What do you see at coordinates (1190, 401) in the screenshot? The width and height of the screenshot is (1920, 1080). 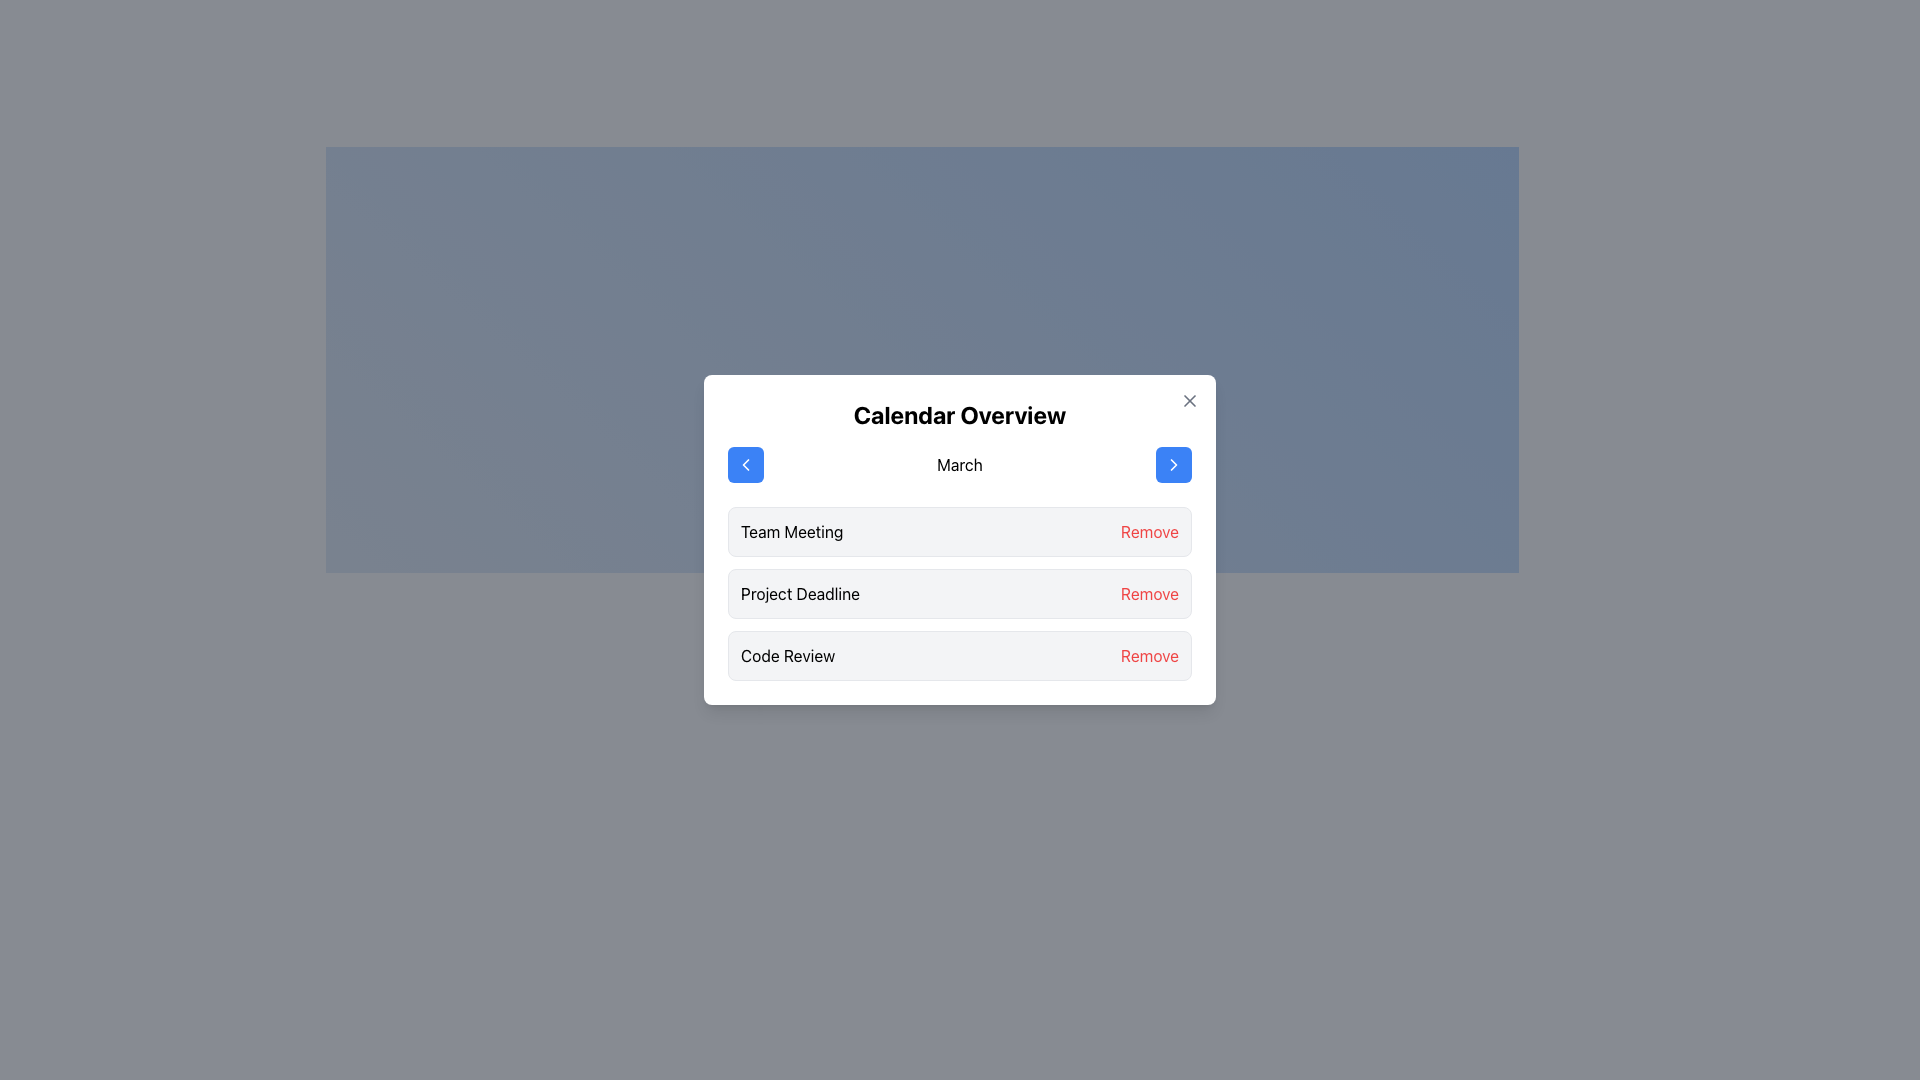 I see `the close button styled as an 'X' in the top-right corner of the pop-up panel to change its color to red` at bounding box center [1190, 401].